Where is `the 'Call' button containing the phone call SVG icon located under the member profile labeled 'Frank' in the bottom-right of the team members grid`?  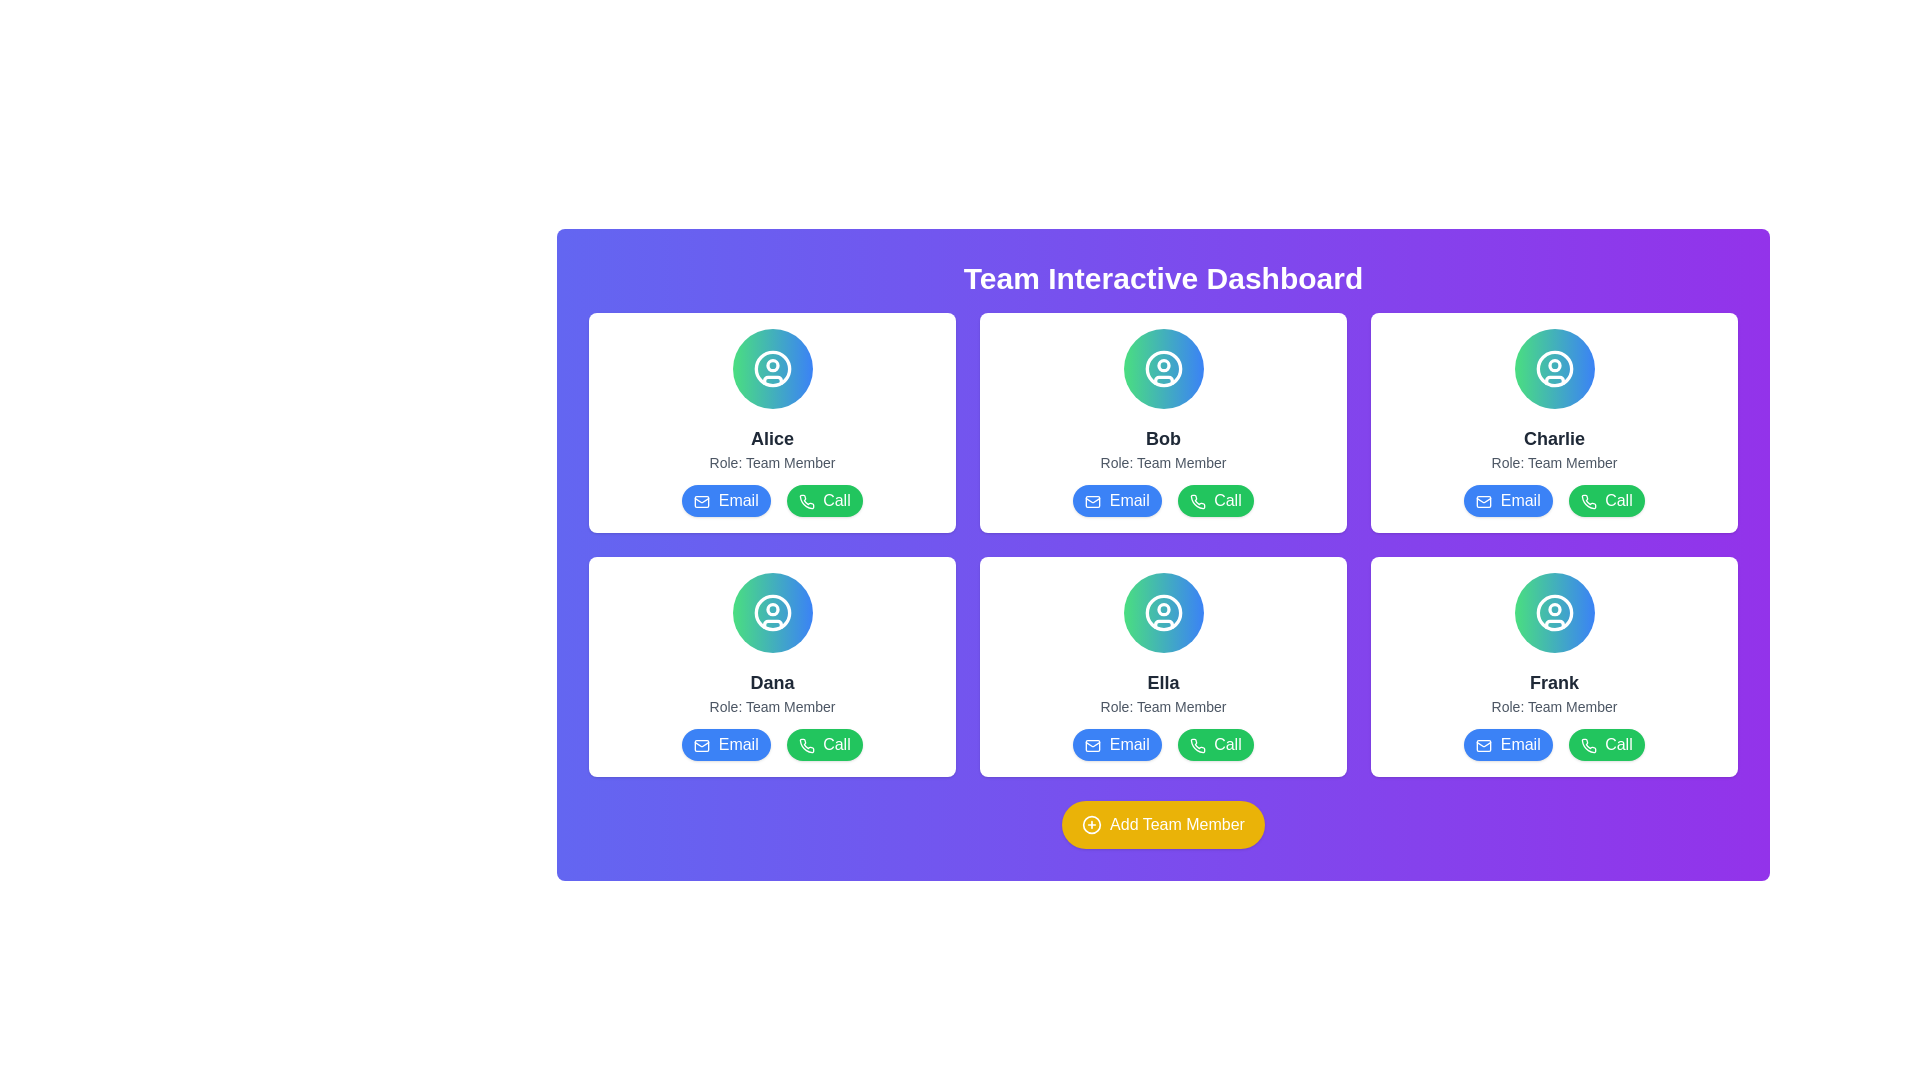
the 'Call' button containing the phone call SVG icon located under the member profile labeled 'Frank' in the bottom-right of the team members grid is located at coordinates (1587, 745).